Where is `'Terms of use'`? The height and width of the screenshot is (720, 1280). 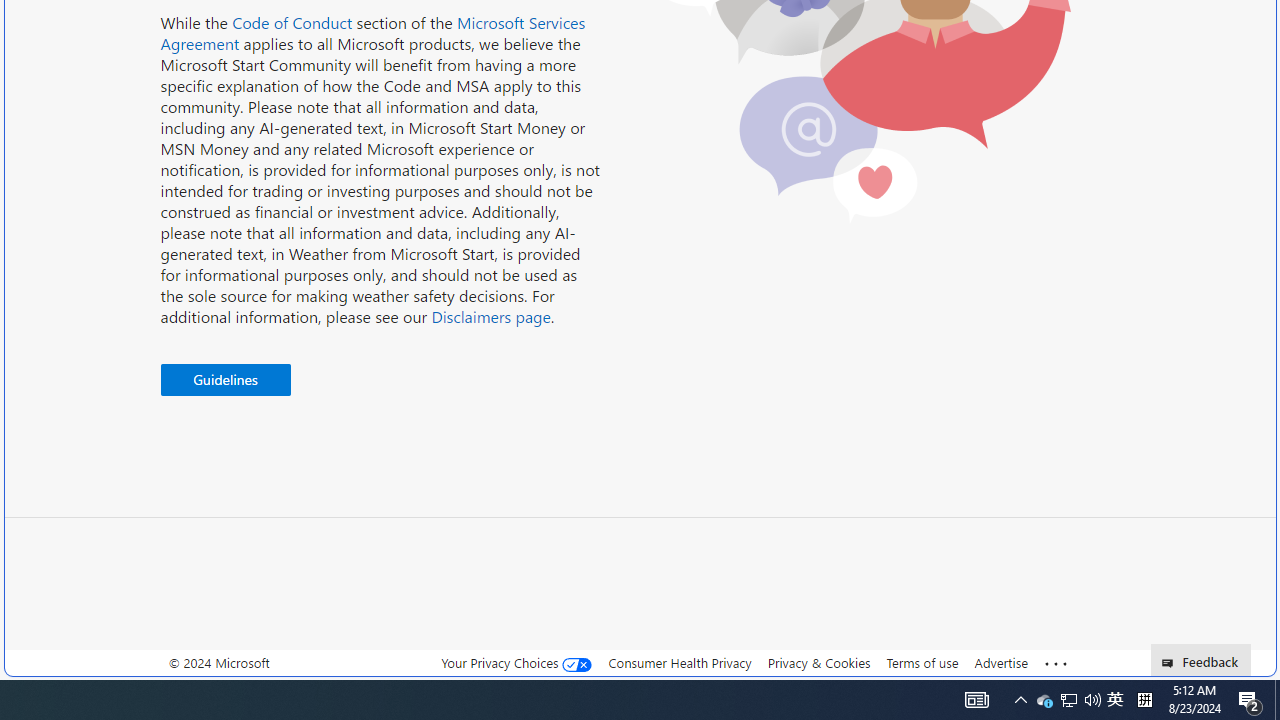
'Terms of use' is located at coordinates (921, 662).